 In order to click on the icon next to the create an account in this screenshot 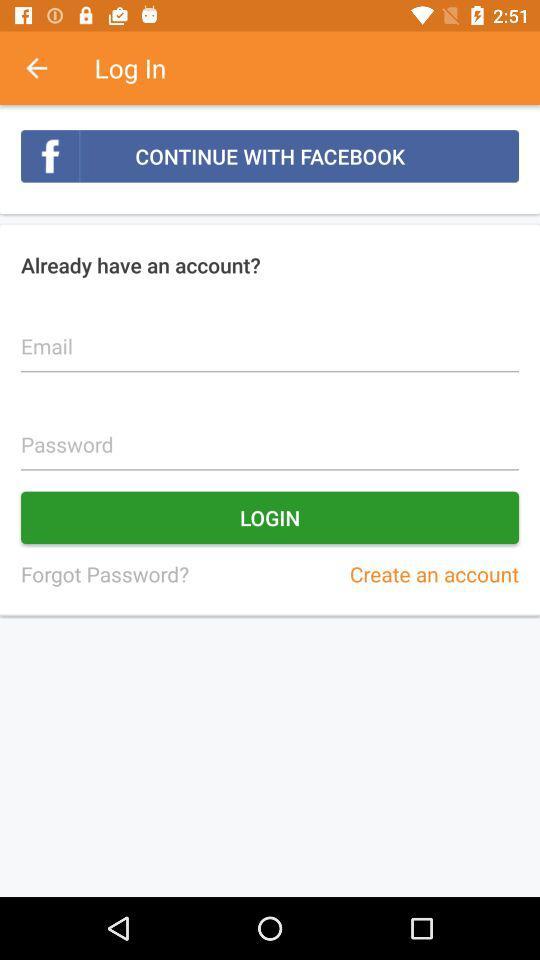, I will do `click(104, 574)`.